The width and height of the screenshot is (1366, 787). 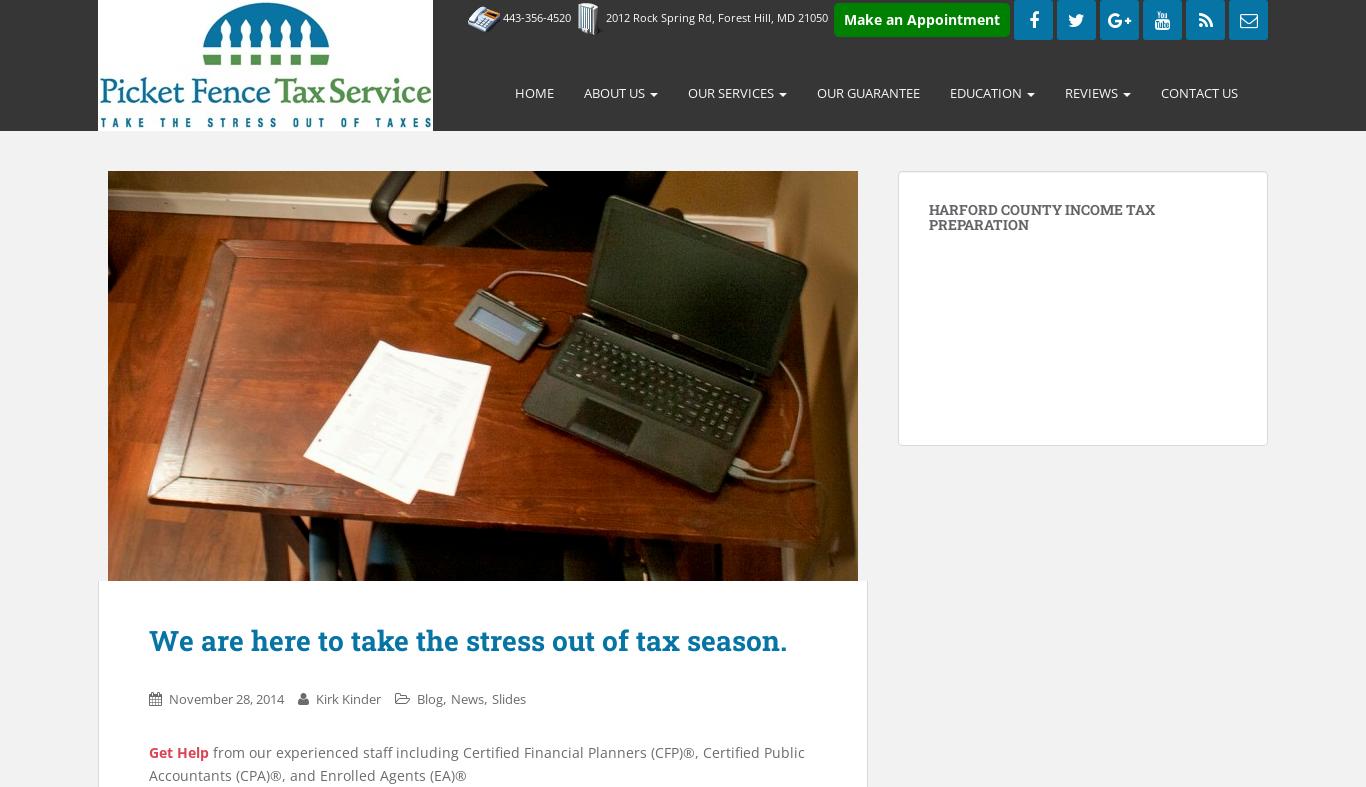 I want to click on 'Education', so click(x=950, y=92).